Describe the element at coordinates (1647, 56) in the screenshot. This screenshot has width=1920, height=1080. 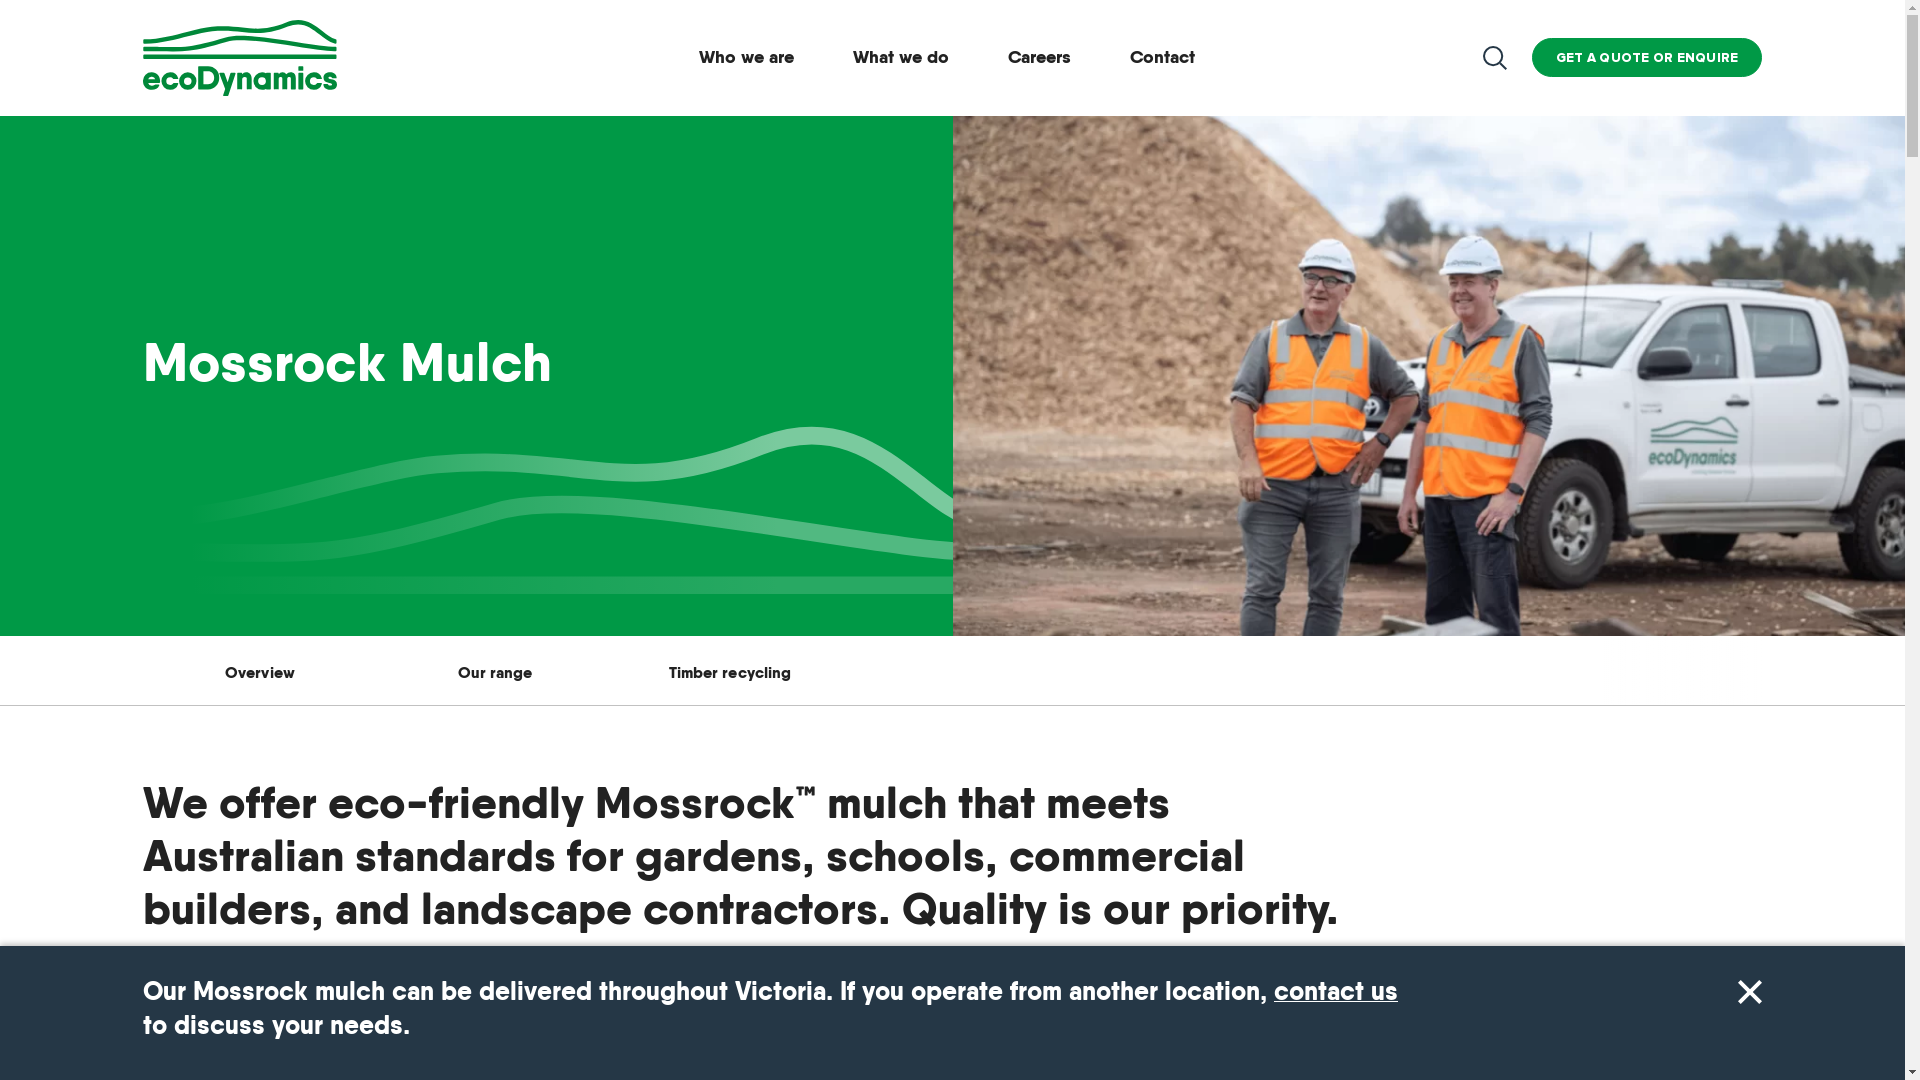
I see `'GET A QUOTE OR ENQUIRE'` at that location.